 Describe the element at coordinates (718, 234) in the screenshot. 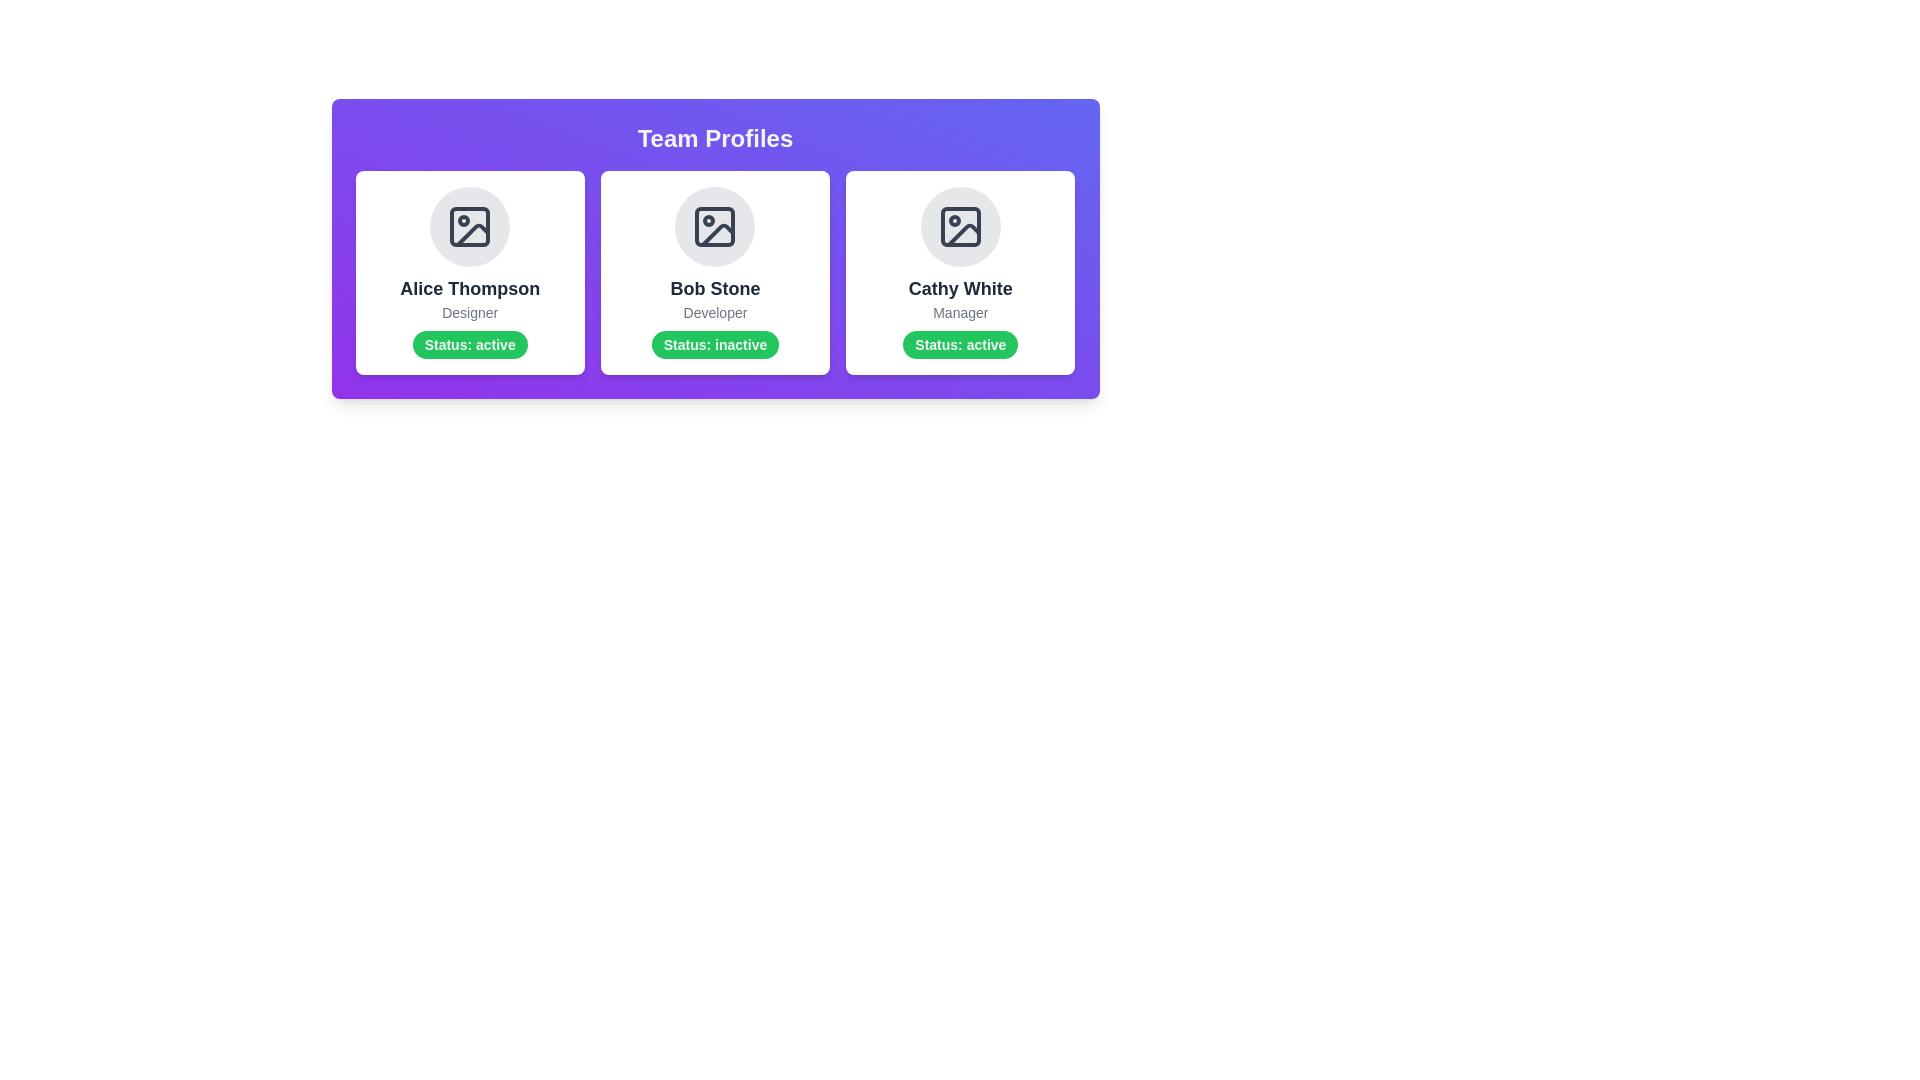

I see `the gray slanted rectangle icon representing the profile picture of Bob Stone in the 'Team Profiles' section` at that location.